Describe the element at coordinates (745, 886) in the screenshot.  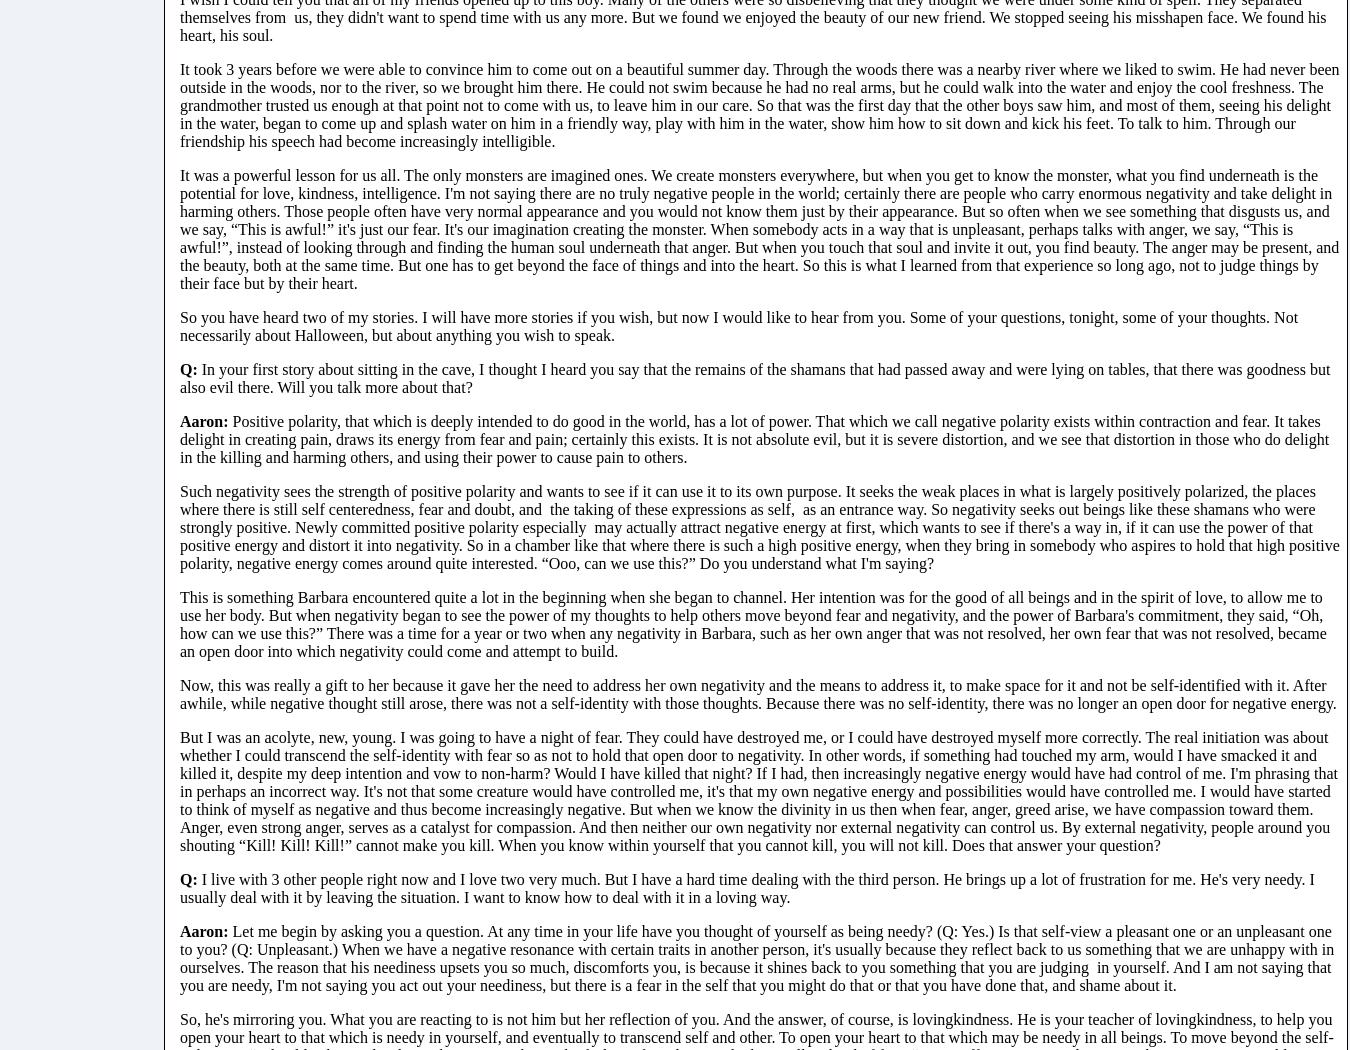
I see `'I live with 3 other people right now and I love two very much. But I have a hard time dealing with the third person. He brings up a lot of frustration for me. He's very needy. I usually deal with it by leaving the situation. I want to know how to deal with it in a loving way.'` at that location.